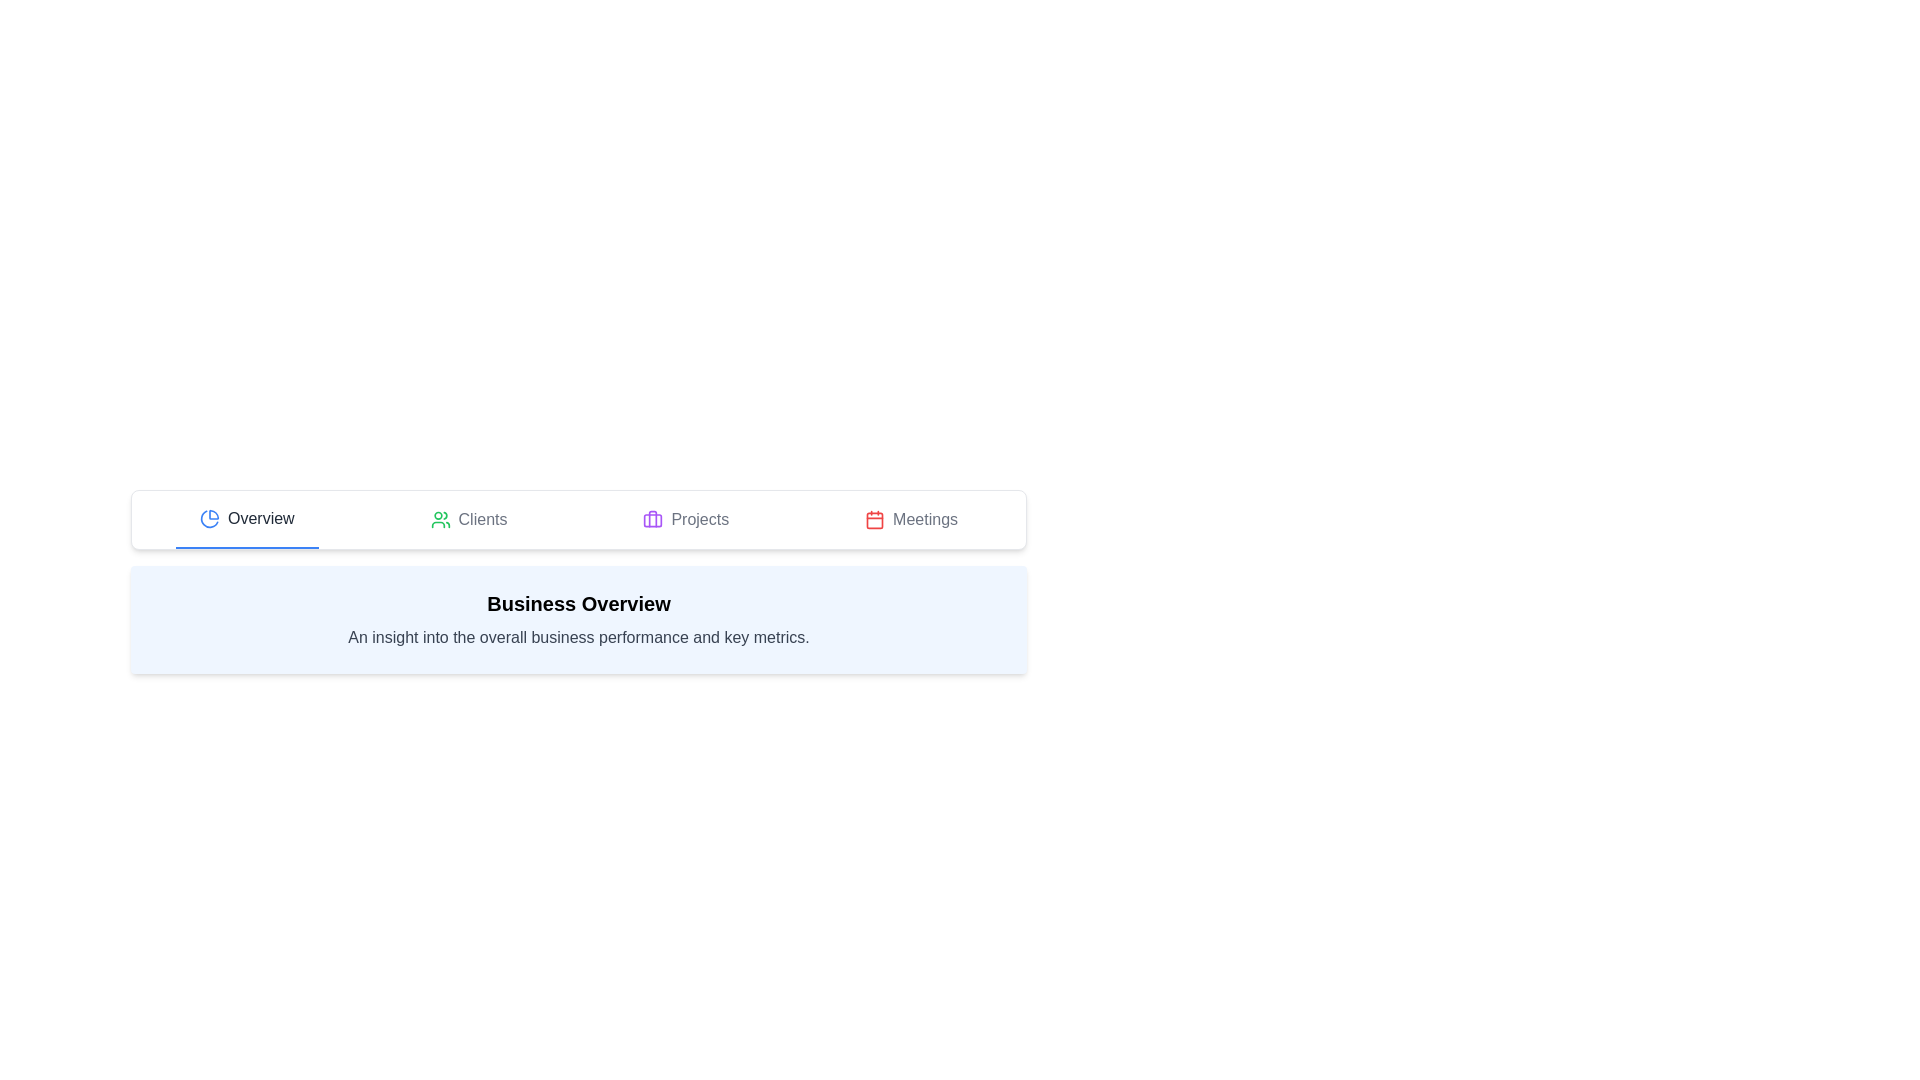 This screenshot has height=1080, width=1920. What do you see at coordinates (483, 519) in the screenshot?
I see `the navigation menu item labeled 'Clients'` at bounding box center [483, 519].